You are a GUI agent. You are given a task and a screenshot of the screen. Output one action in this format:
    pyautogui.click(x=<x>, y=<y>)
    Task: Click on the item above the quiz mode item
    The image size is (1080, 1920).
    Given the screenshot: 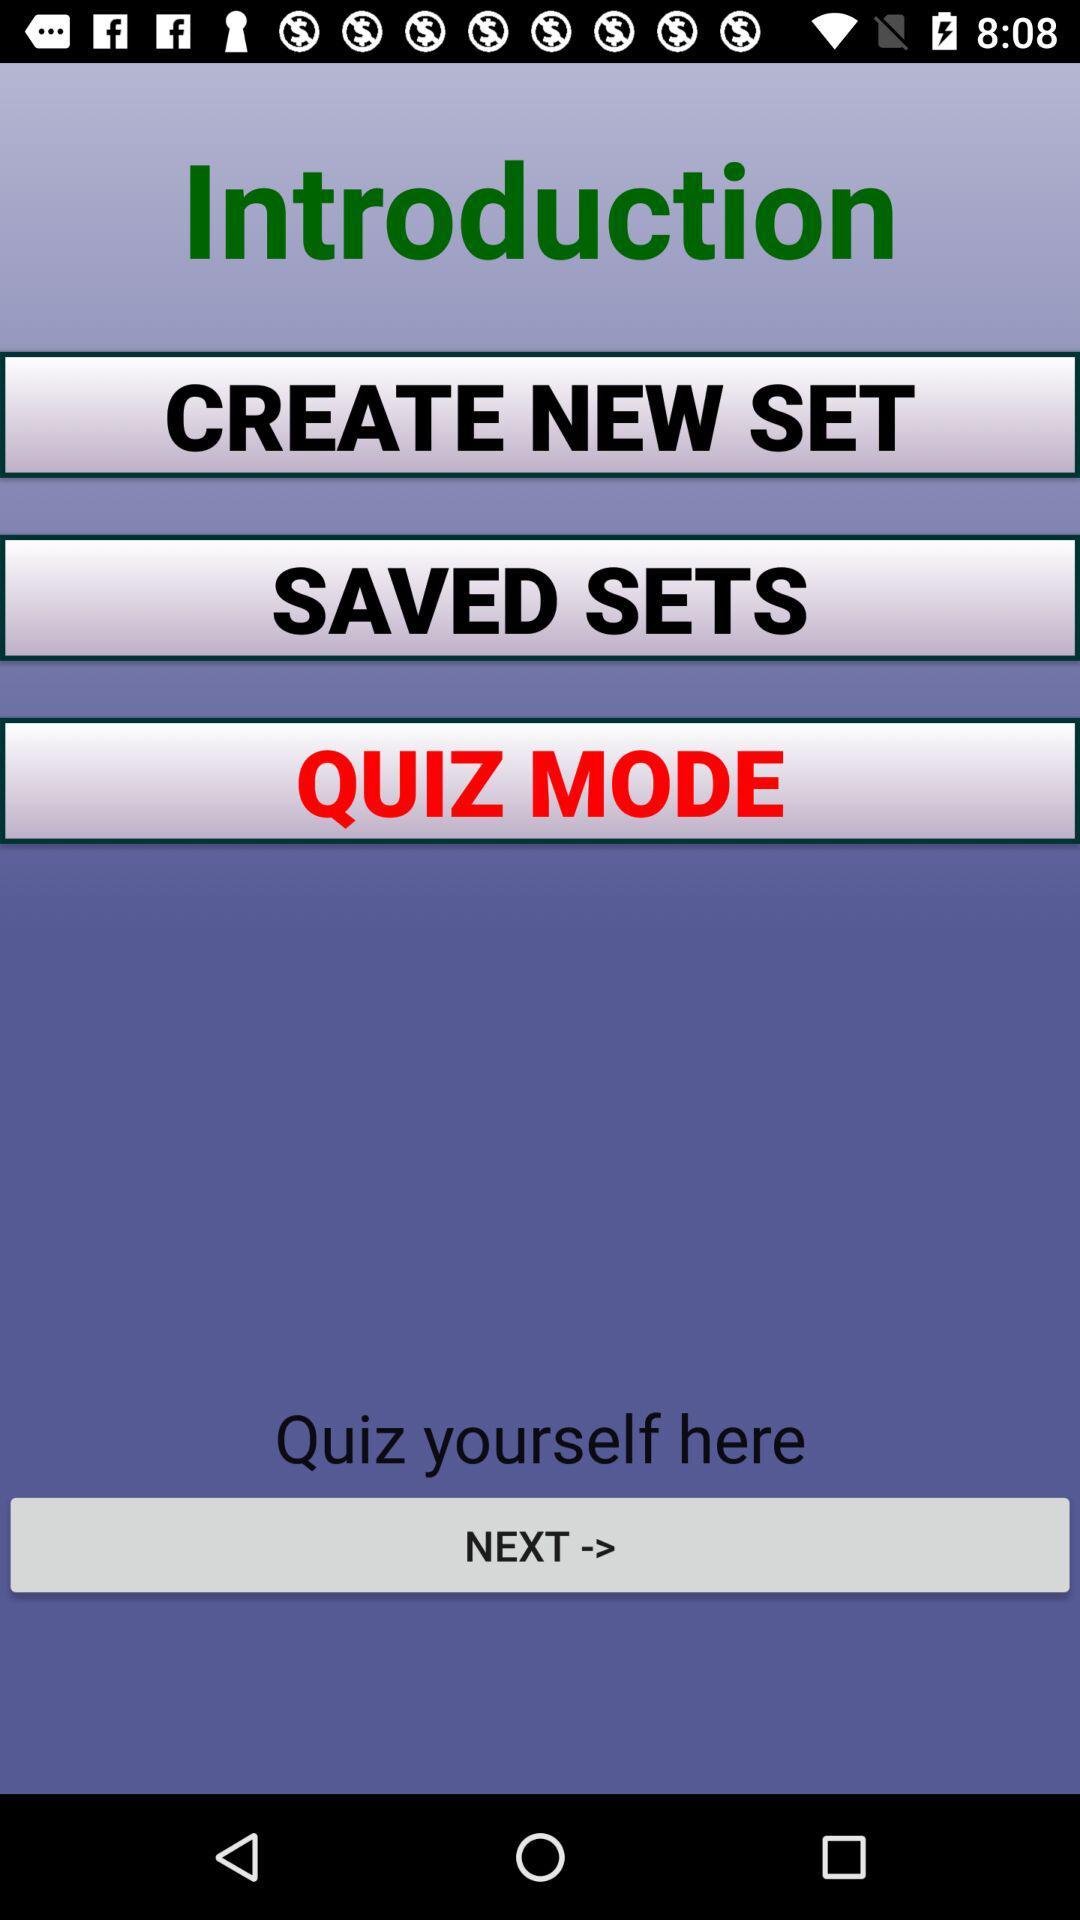 What is the action you would take?
    pyautogui.click(x=540, y=596)
    